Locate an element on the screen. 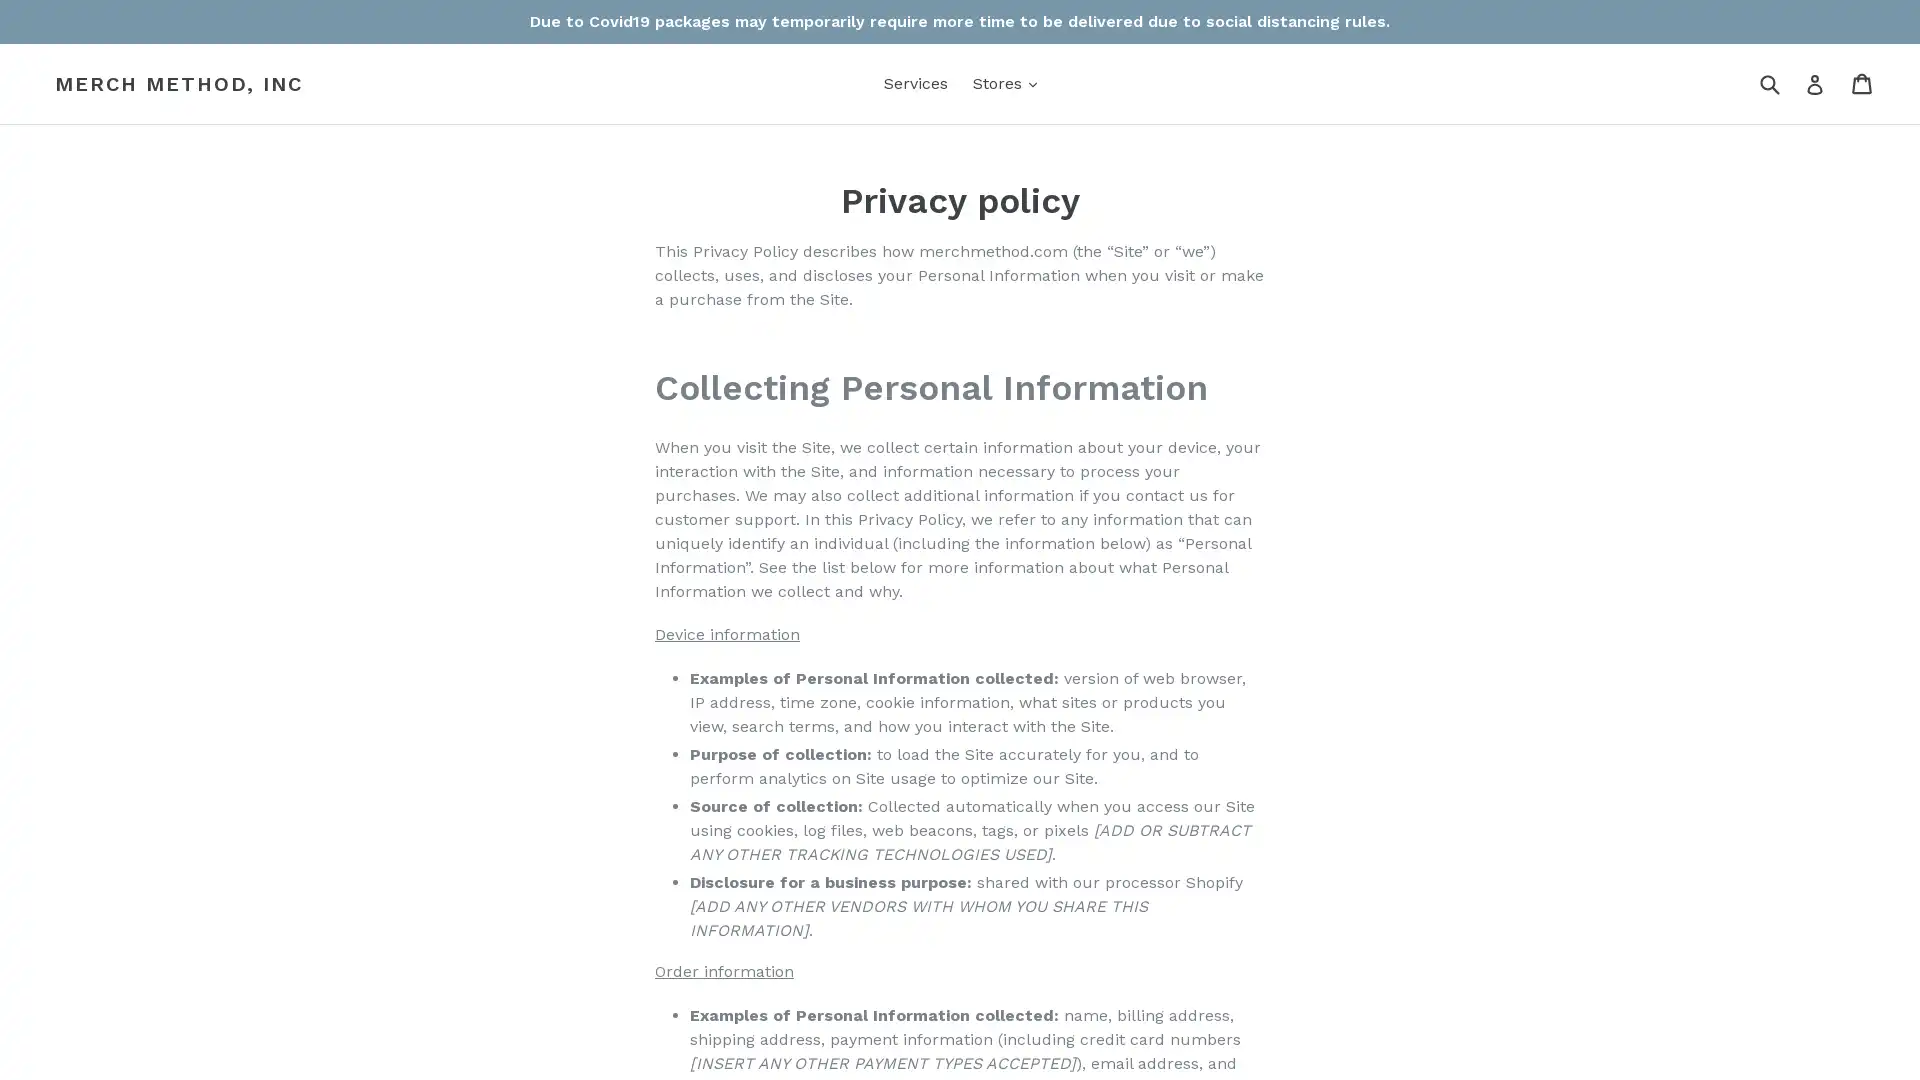  Submit is located at coordinates (1769, 82).